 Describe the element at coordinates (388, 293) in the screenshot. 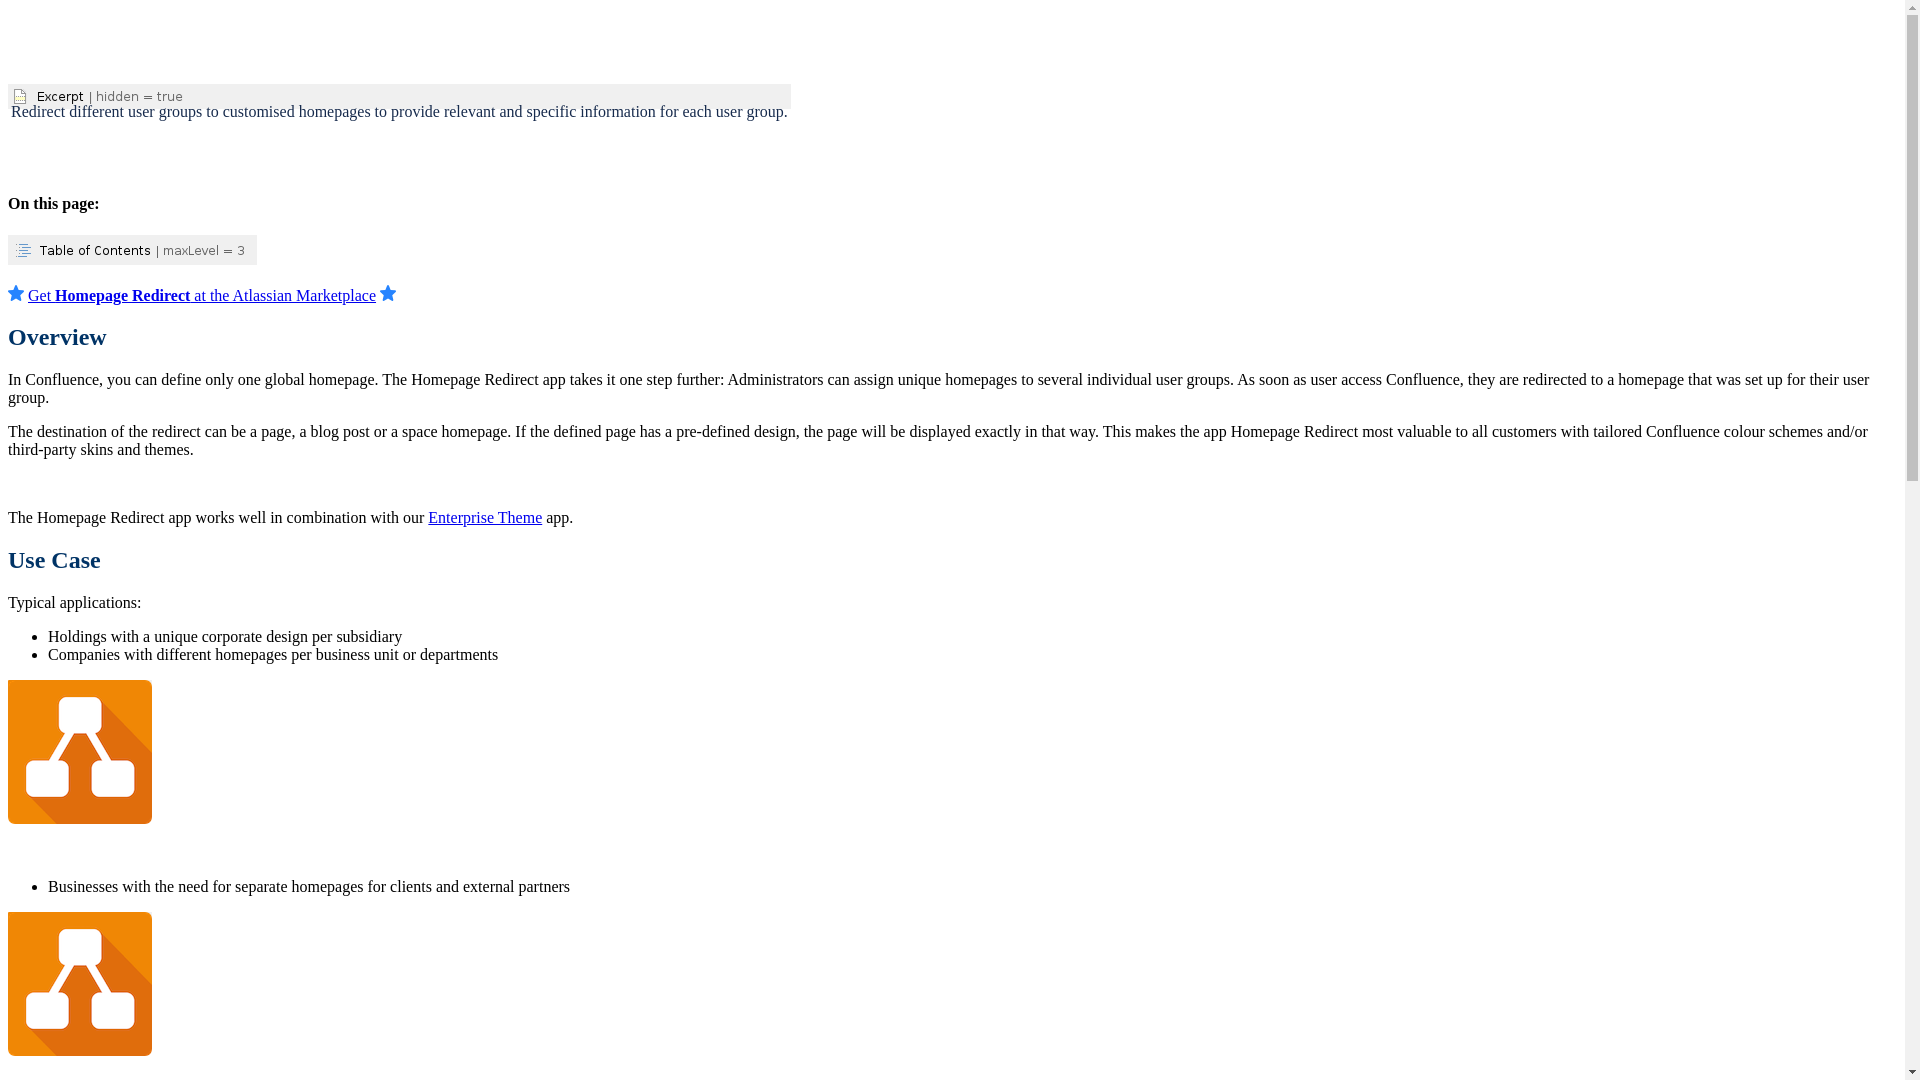

I see `'(blue star)'` at that location.